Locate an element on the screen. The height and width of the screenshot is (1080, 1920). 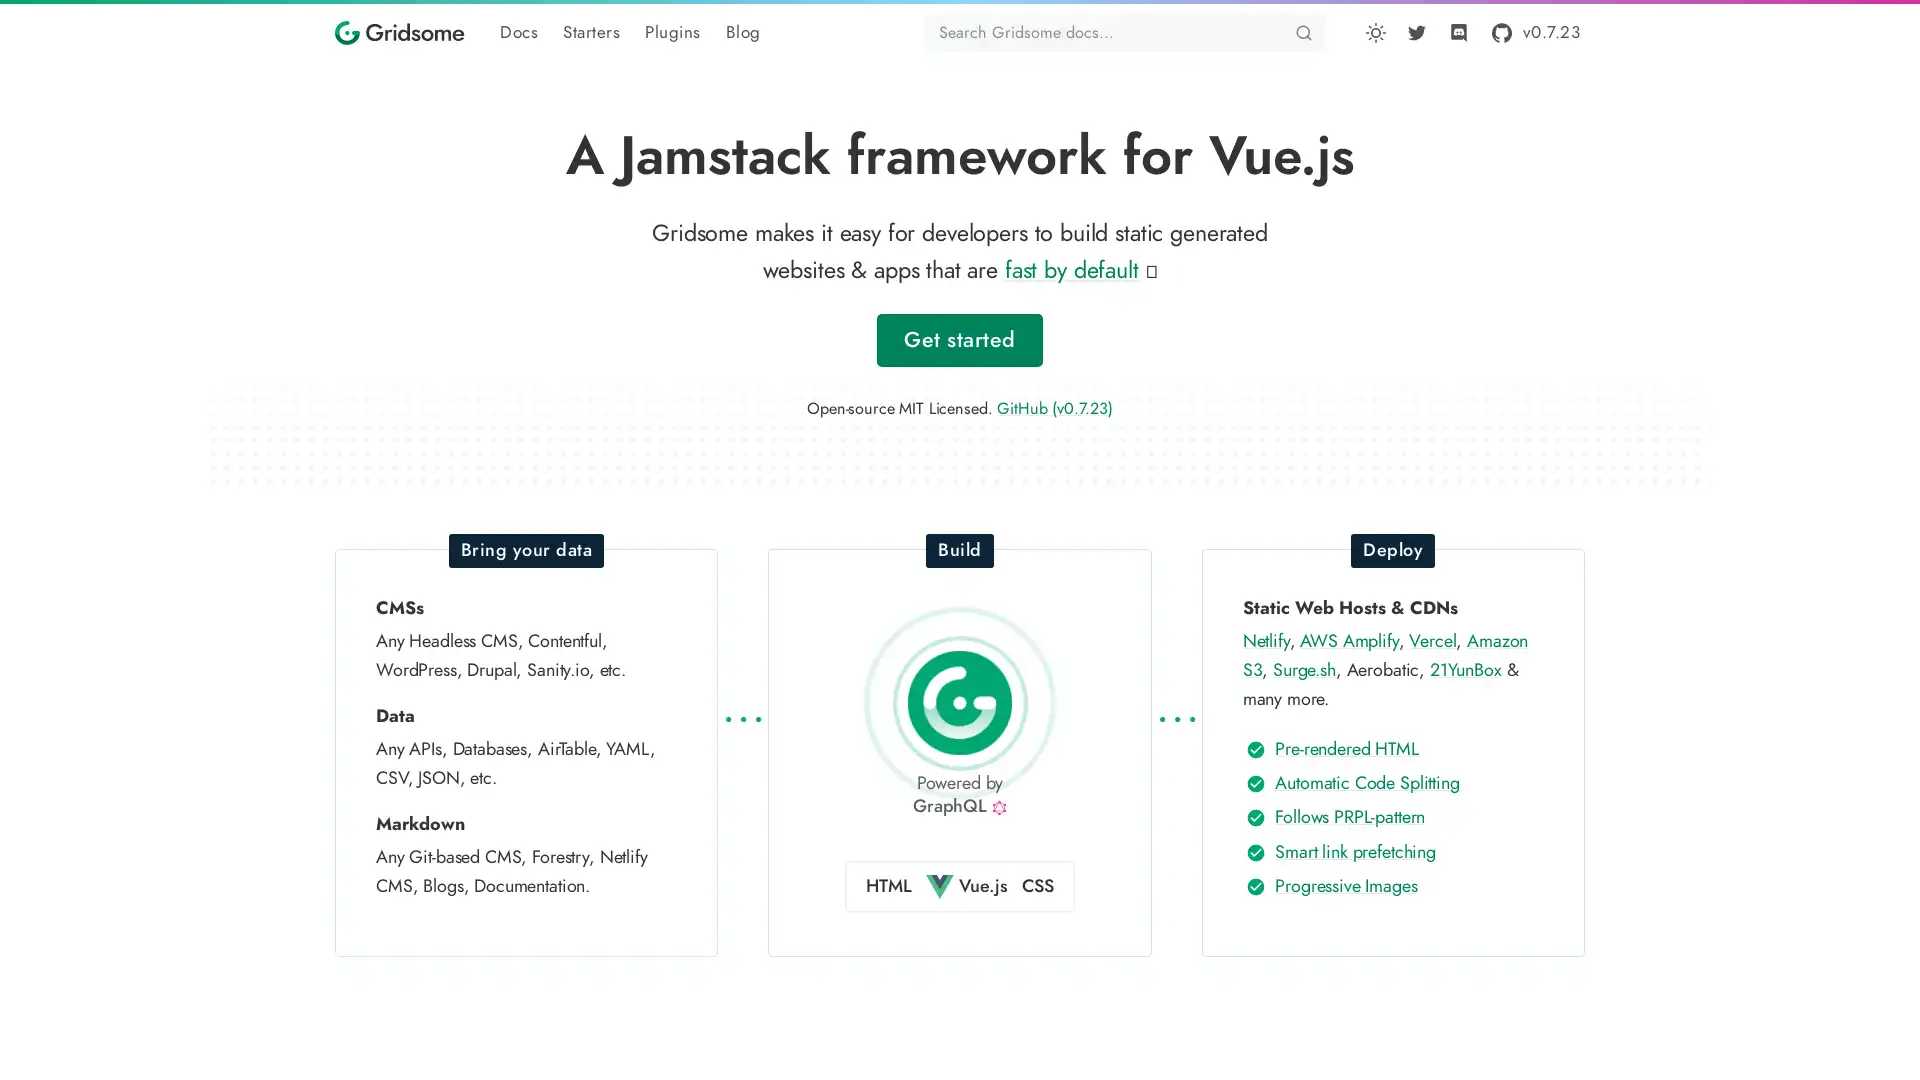
Toggle dark is located at coordinates (1373, 33).